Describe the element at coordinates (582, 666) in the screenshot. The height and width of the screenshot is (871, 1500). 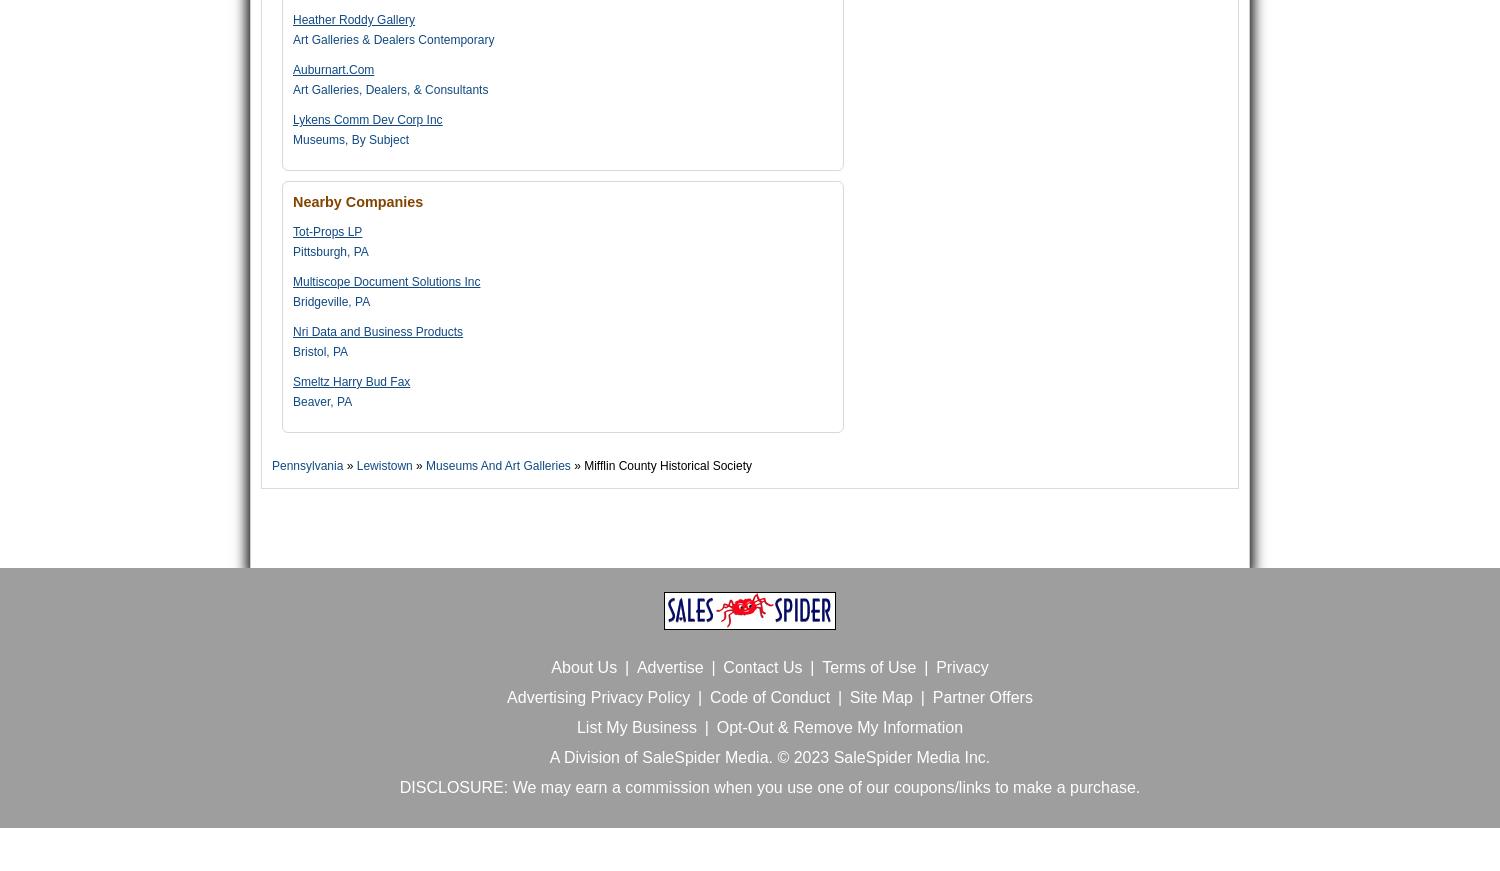
I see `'About Us'` at that location.